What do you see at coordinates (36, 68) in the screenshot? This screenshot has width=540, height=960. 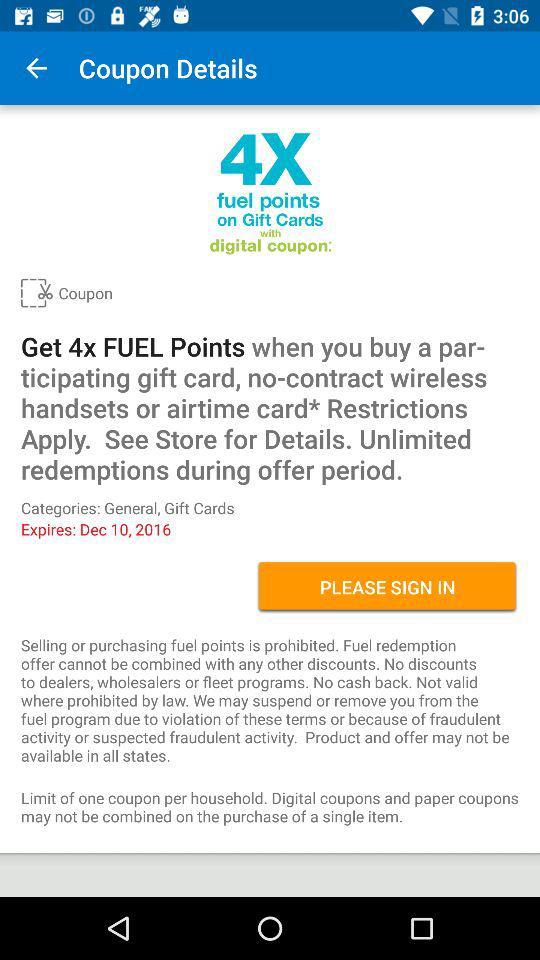 I see `icon next to the coupon details item` at bounding box center [36, 68].